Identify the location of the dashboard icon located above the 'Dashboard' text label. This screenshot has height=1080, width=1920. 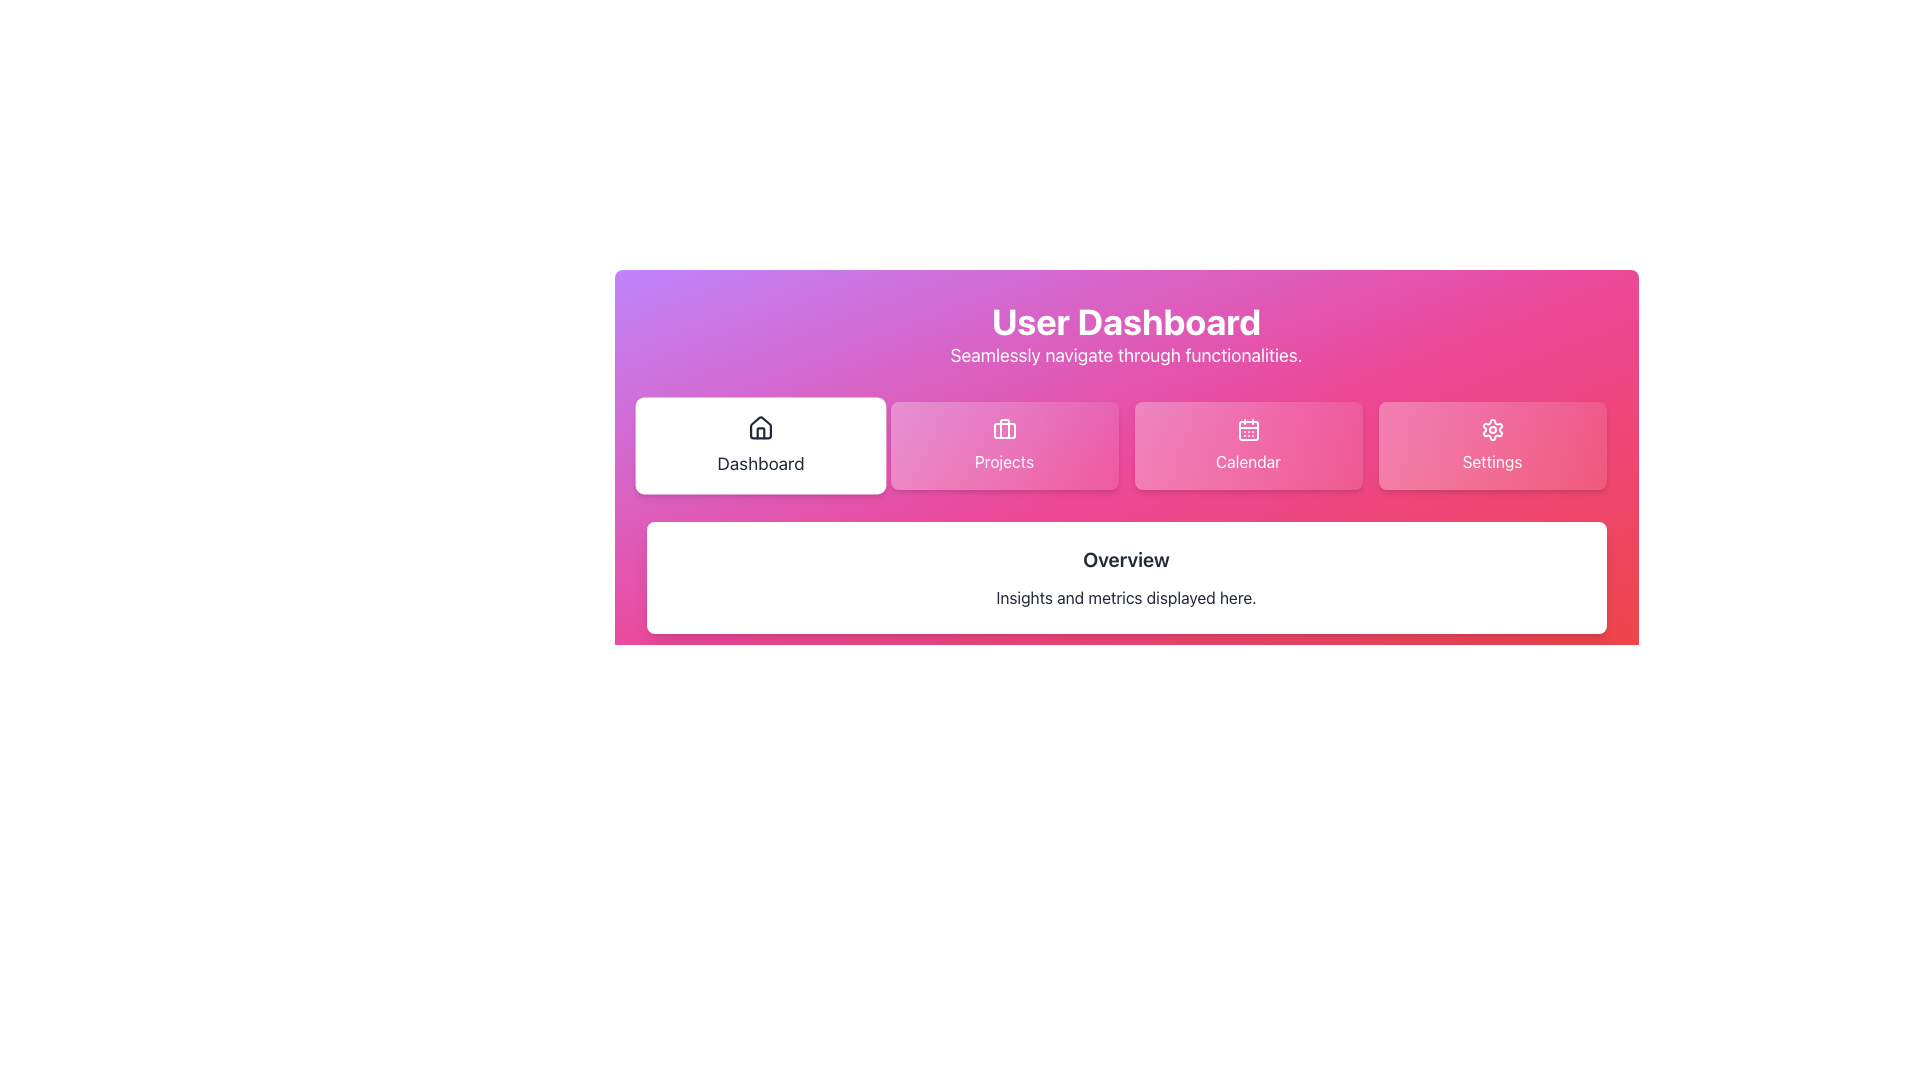
(759, 426).